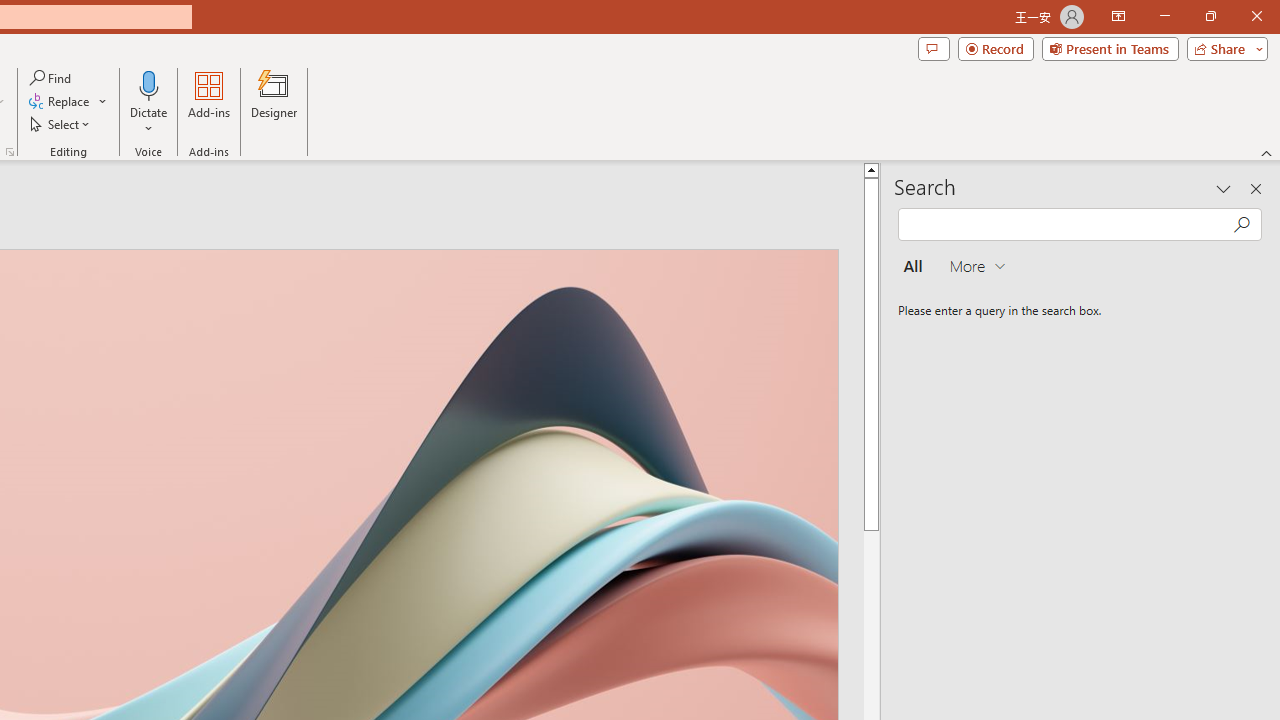 The width and height of the screenshot is (1280, 720). What do you see at coordinates (61, 124) in the screenshot?
I see `'Select'` at bounding box center [61, 124].